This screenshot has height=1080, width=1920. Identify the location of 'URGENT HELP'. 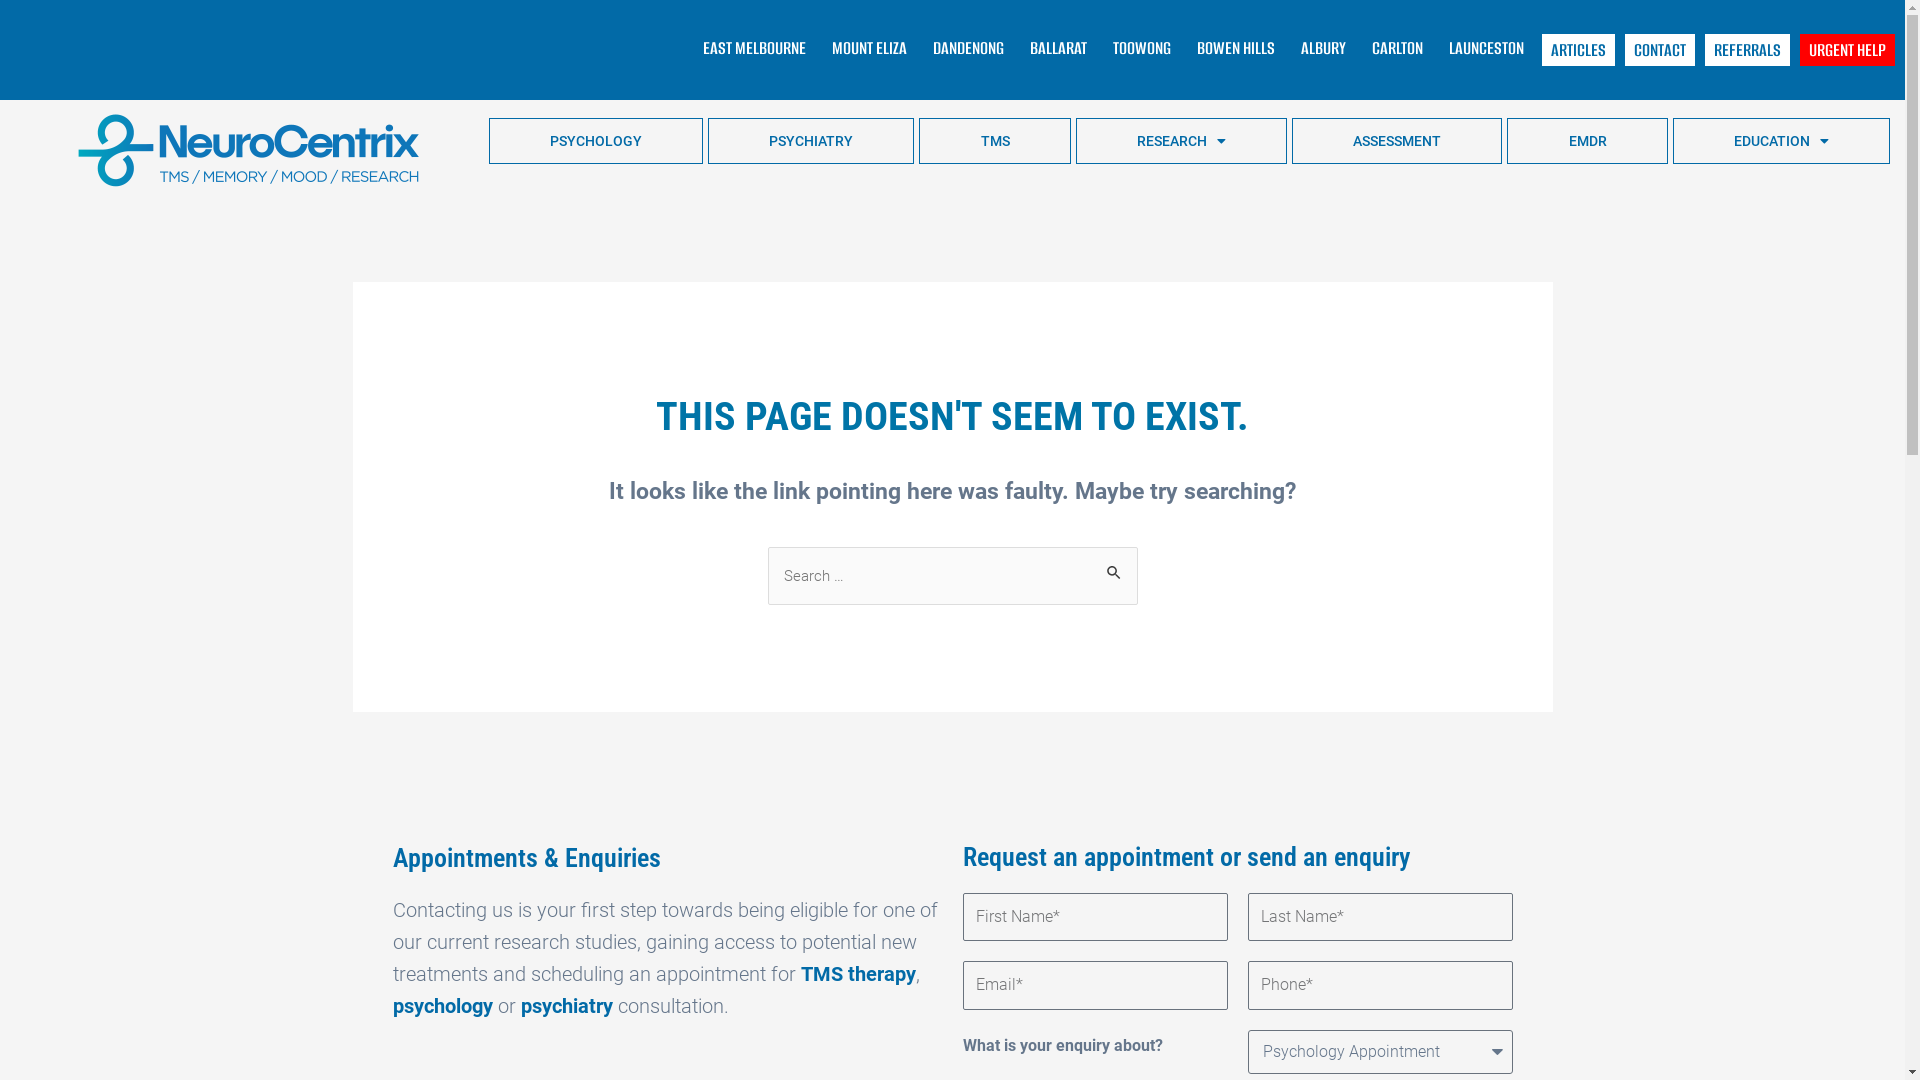
(1846, 49).